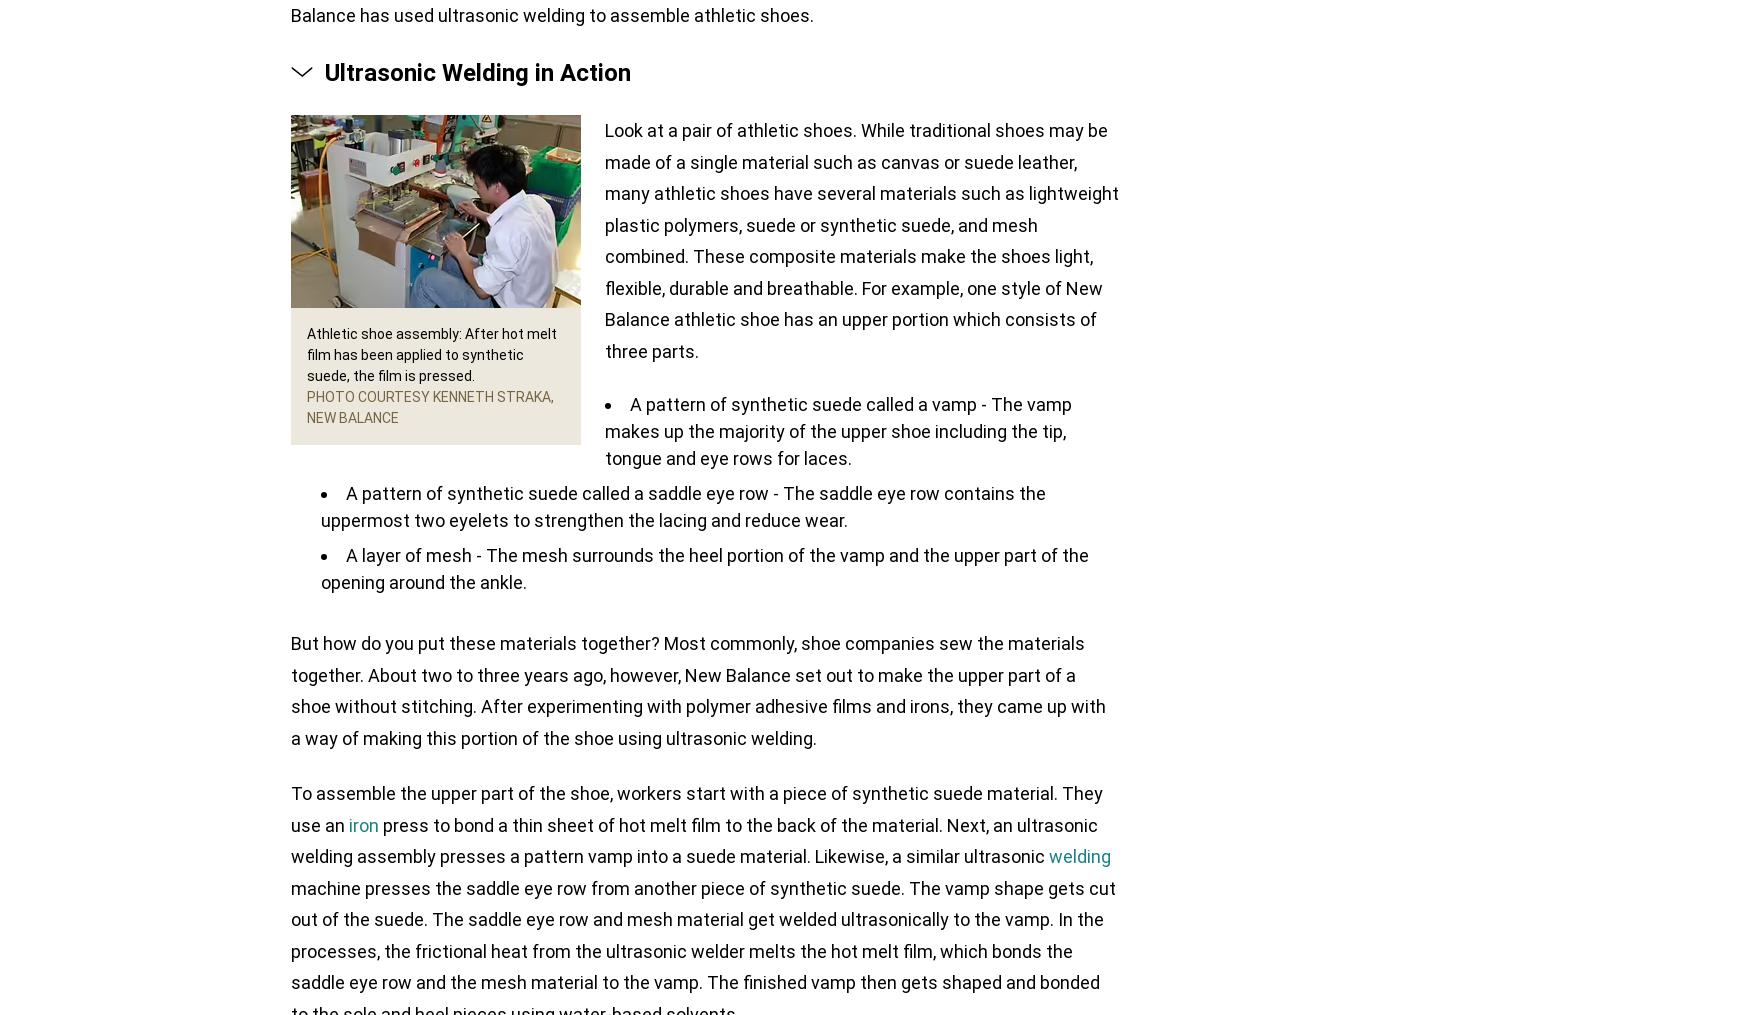 The width and height of the screenshot is (1750, 1015). What do you see at coordinates (705, 569) in the screenshot?
I see `'A layer of mesh - The mesh surrounds the heel portion of the vamp and the upper part of the opening around the ankle.'` at bounding box center [705, 569].